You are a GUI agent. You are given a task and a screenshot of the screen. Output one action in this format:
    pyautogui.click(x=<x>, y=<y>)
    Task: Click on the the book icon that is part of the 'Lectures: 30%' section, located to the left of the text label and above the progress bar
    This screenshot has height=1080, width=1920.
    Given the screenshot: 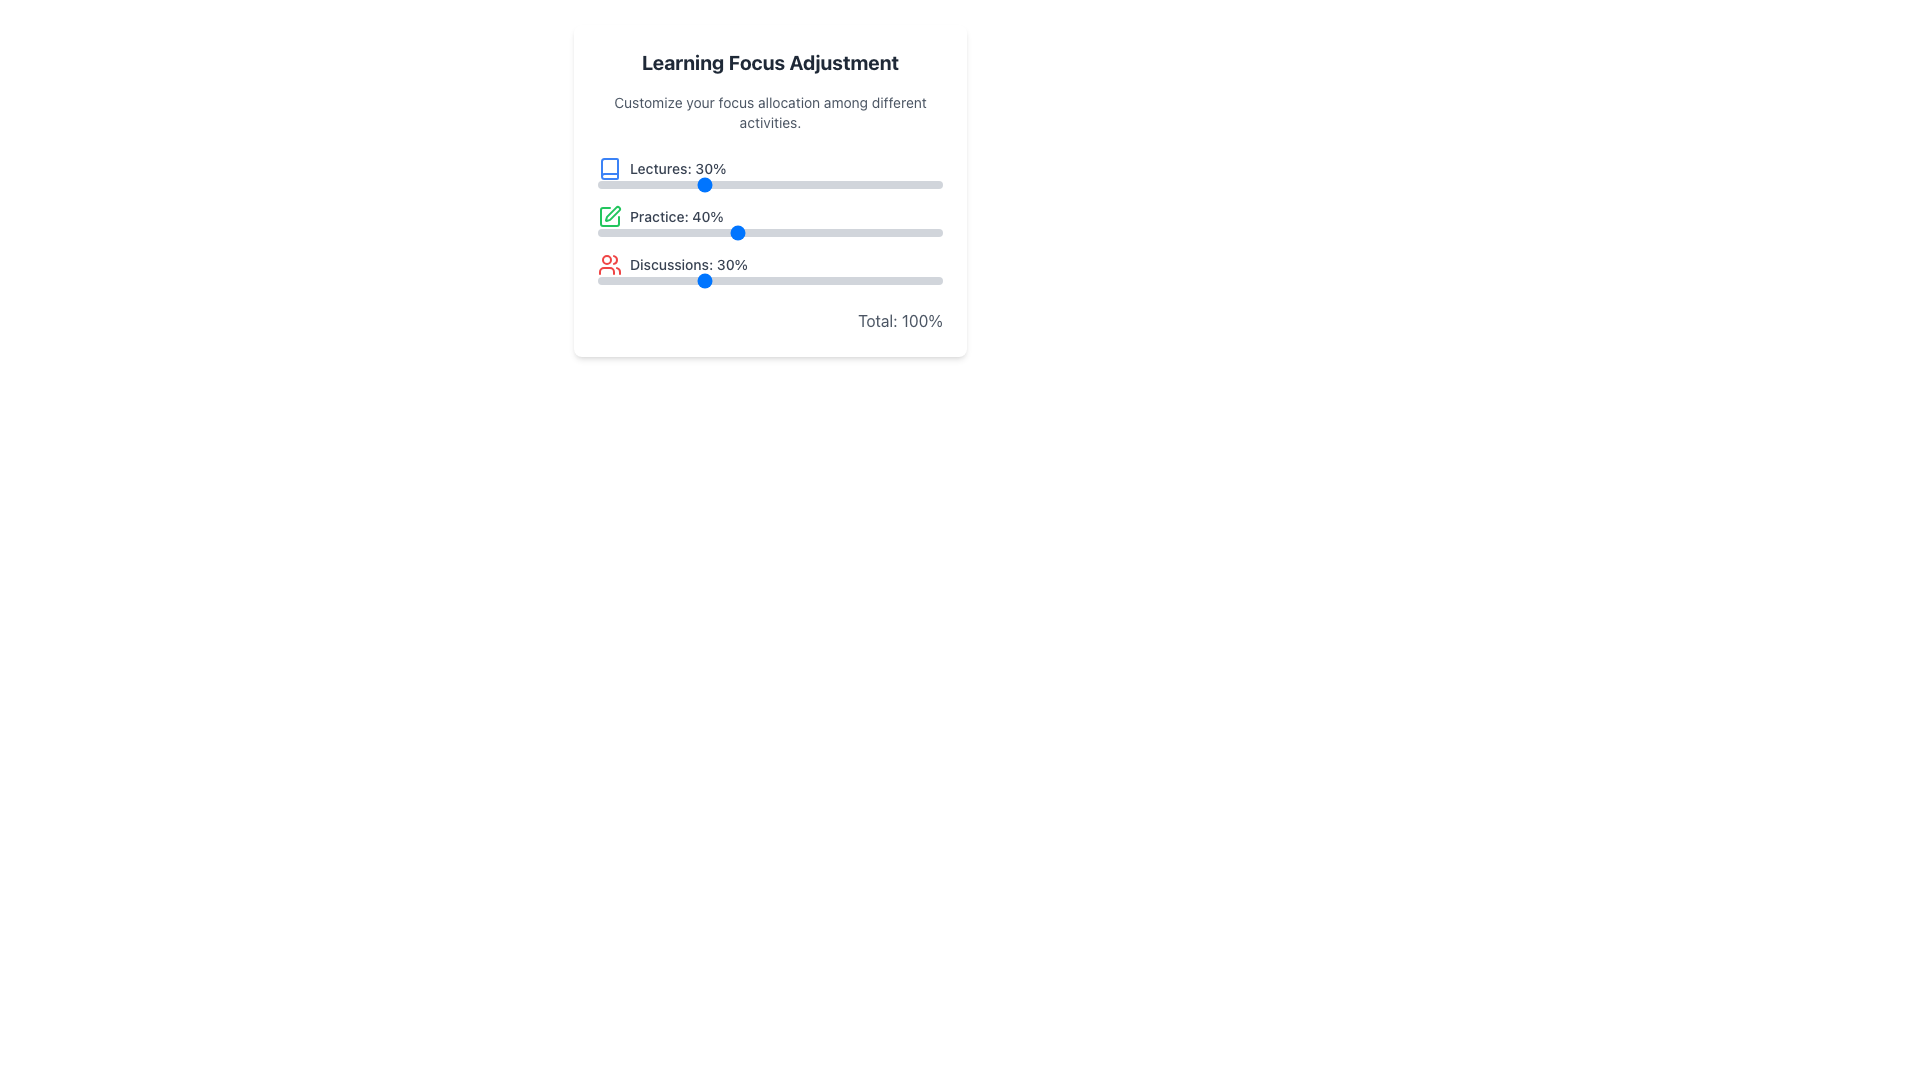 What is the action you would take?
    pyautogui.click(x=608, y=168)
    